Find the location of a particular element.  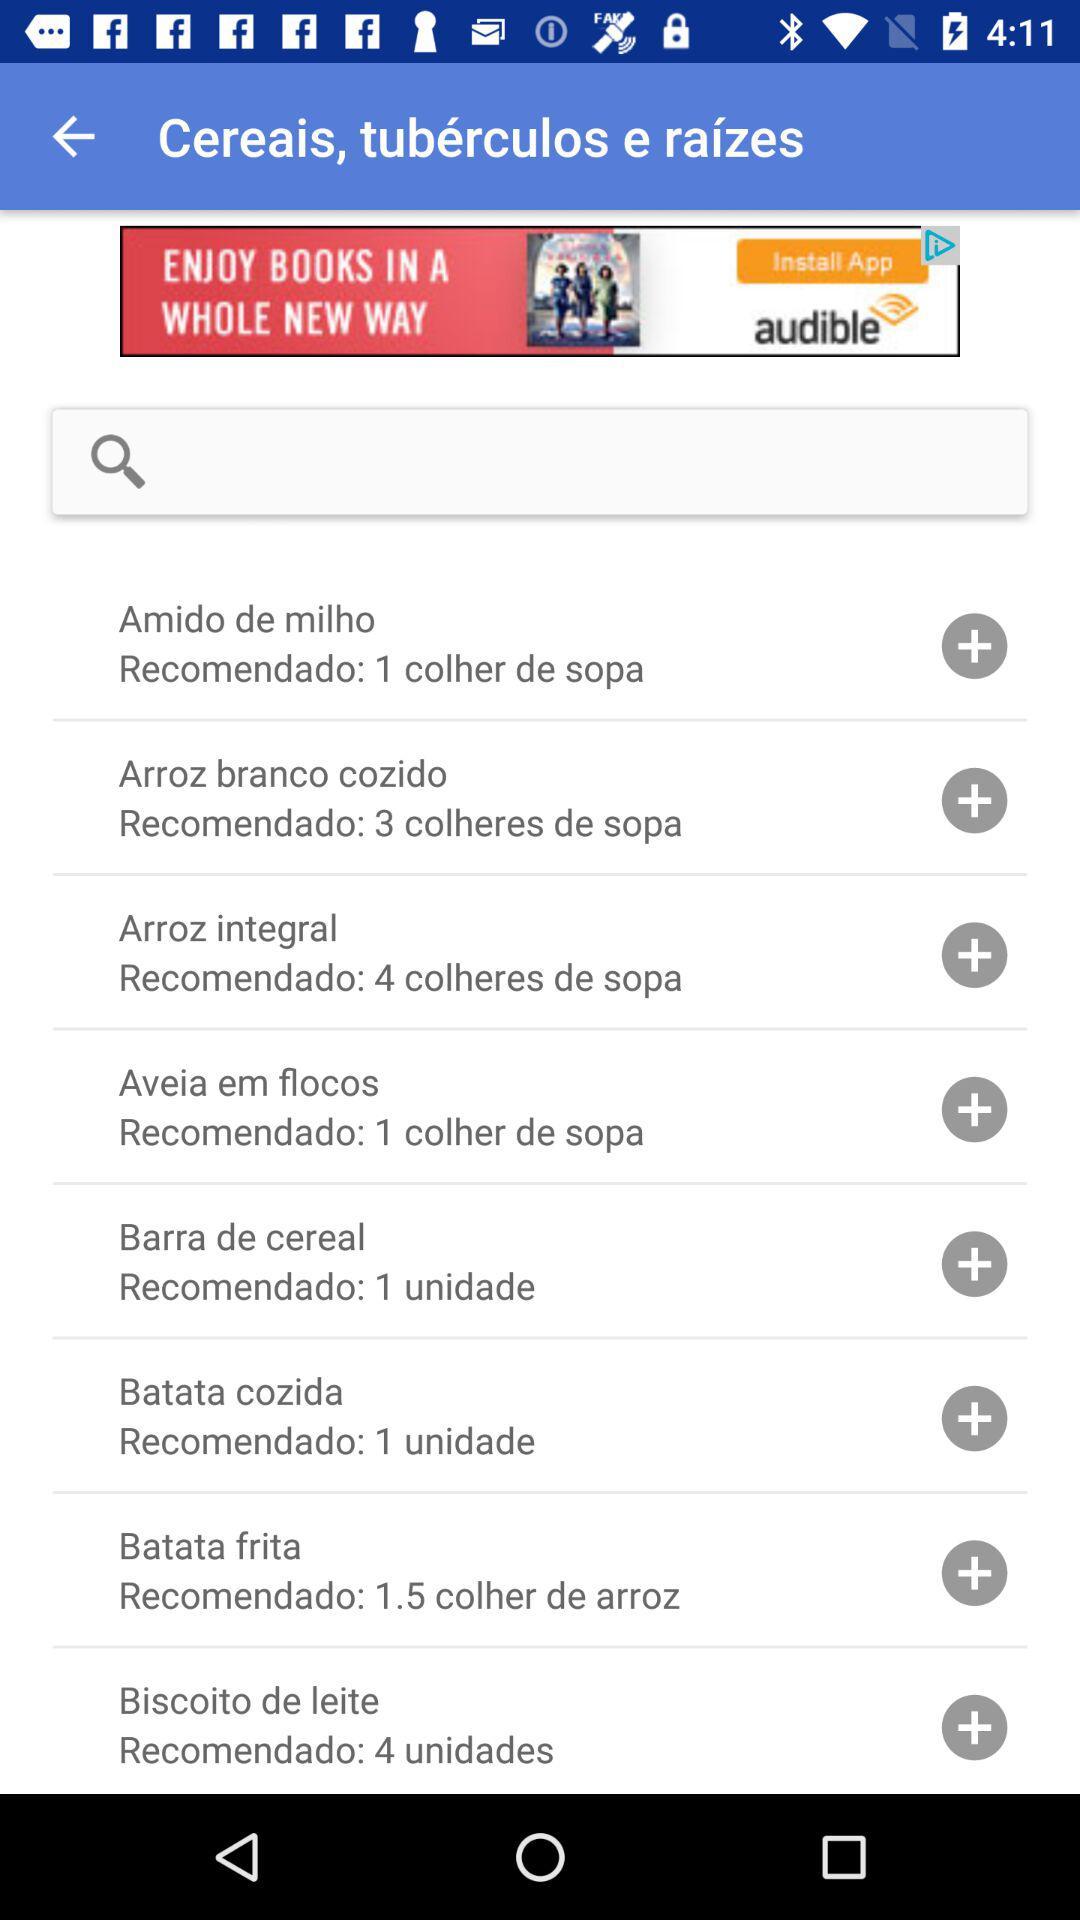

advertisement is located at coordinates (540, 290).